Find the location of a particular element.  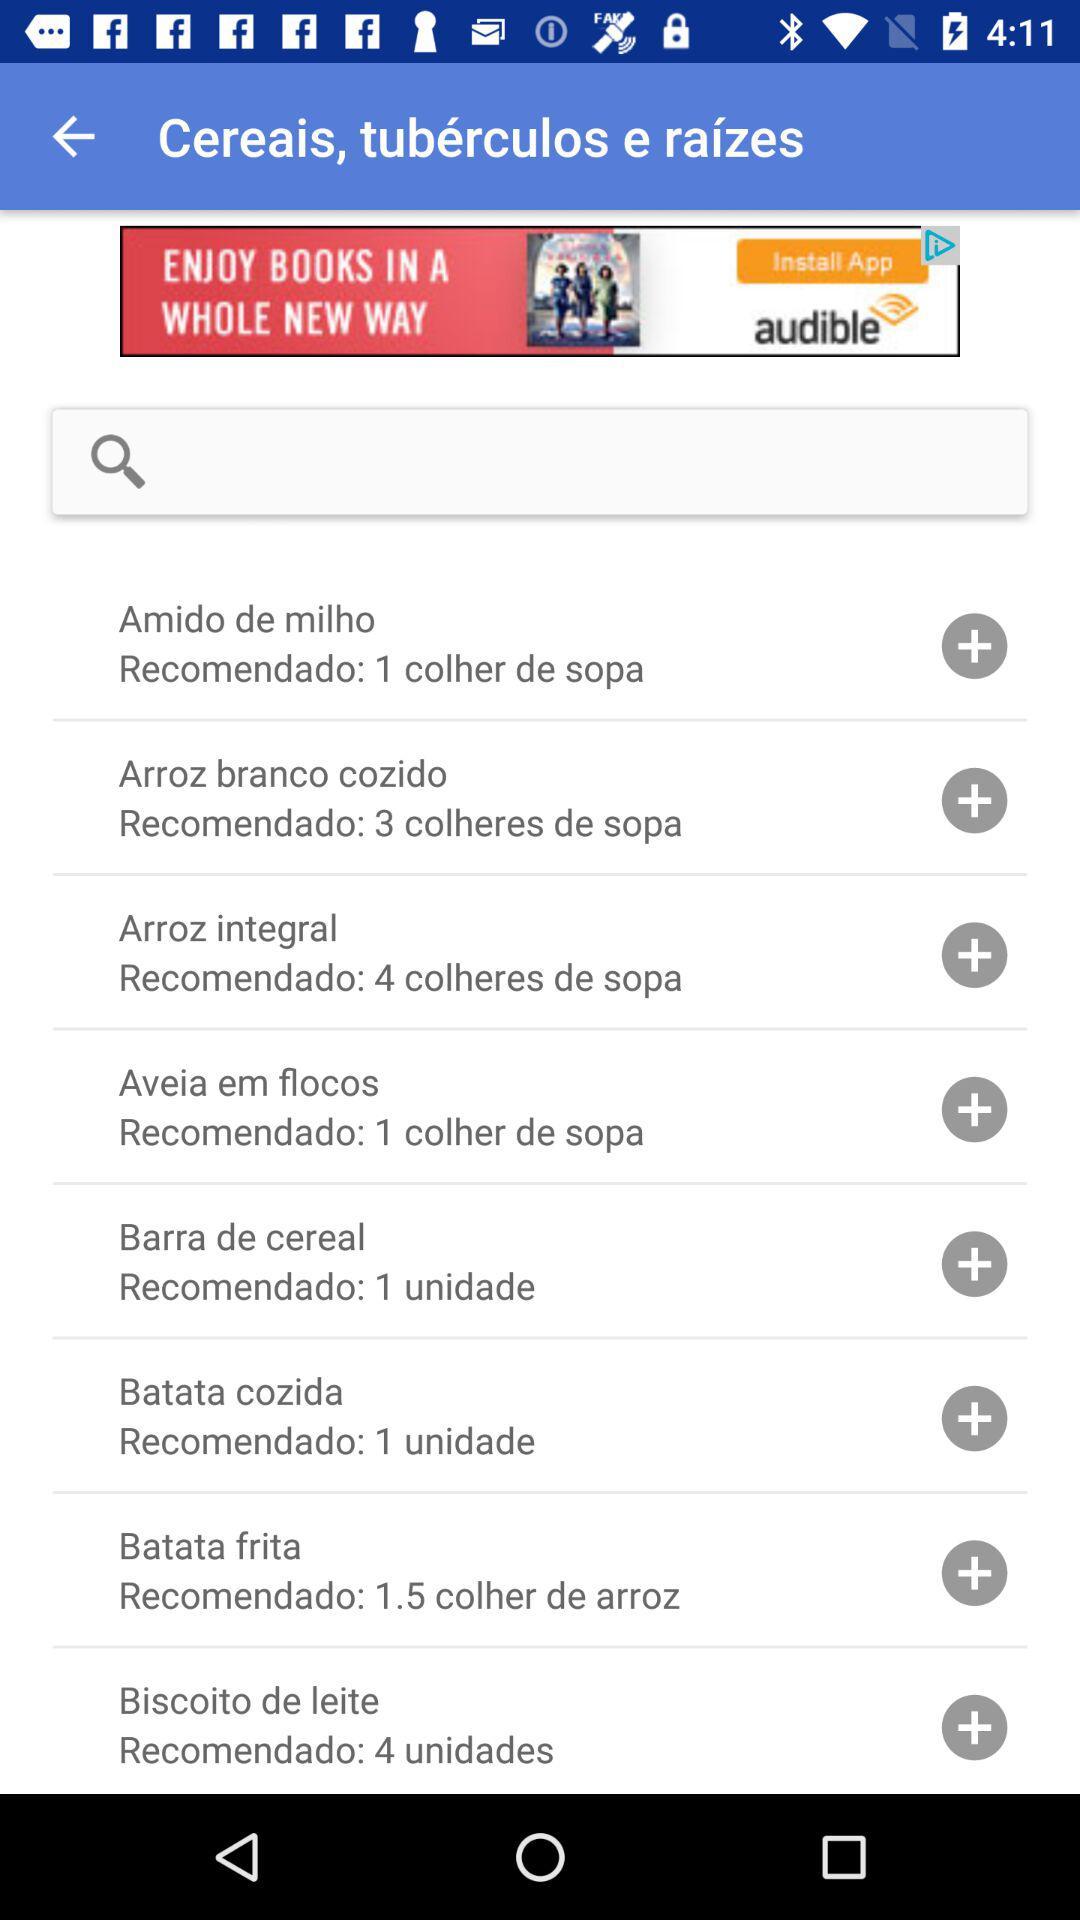

advertisement is located at coordinates (540, 290).